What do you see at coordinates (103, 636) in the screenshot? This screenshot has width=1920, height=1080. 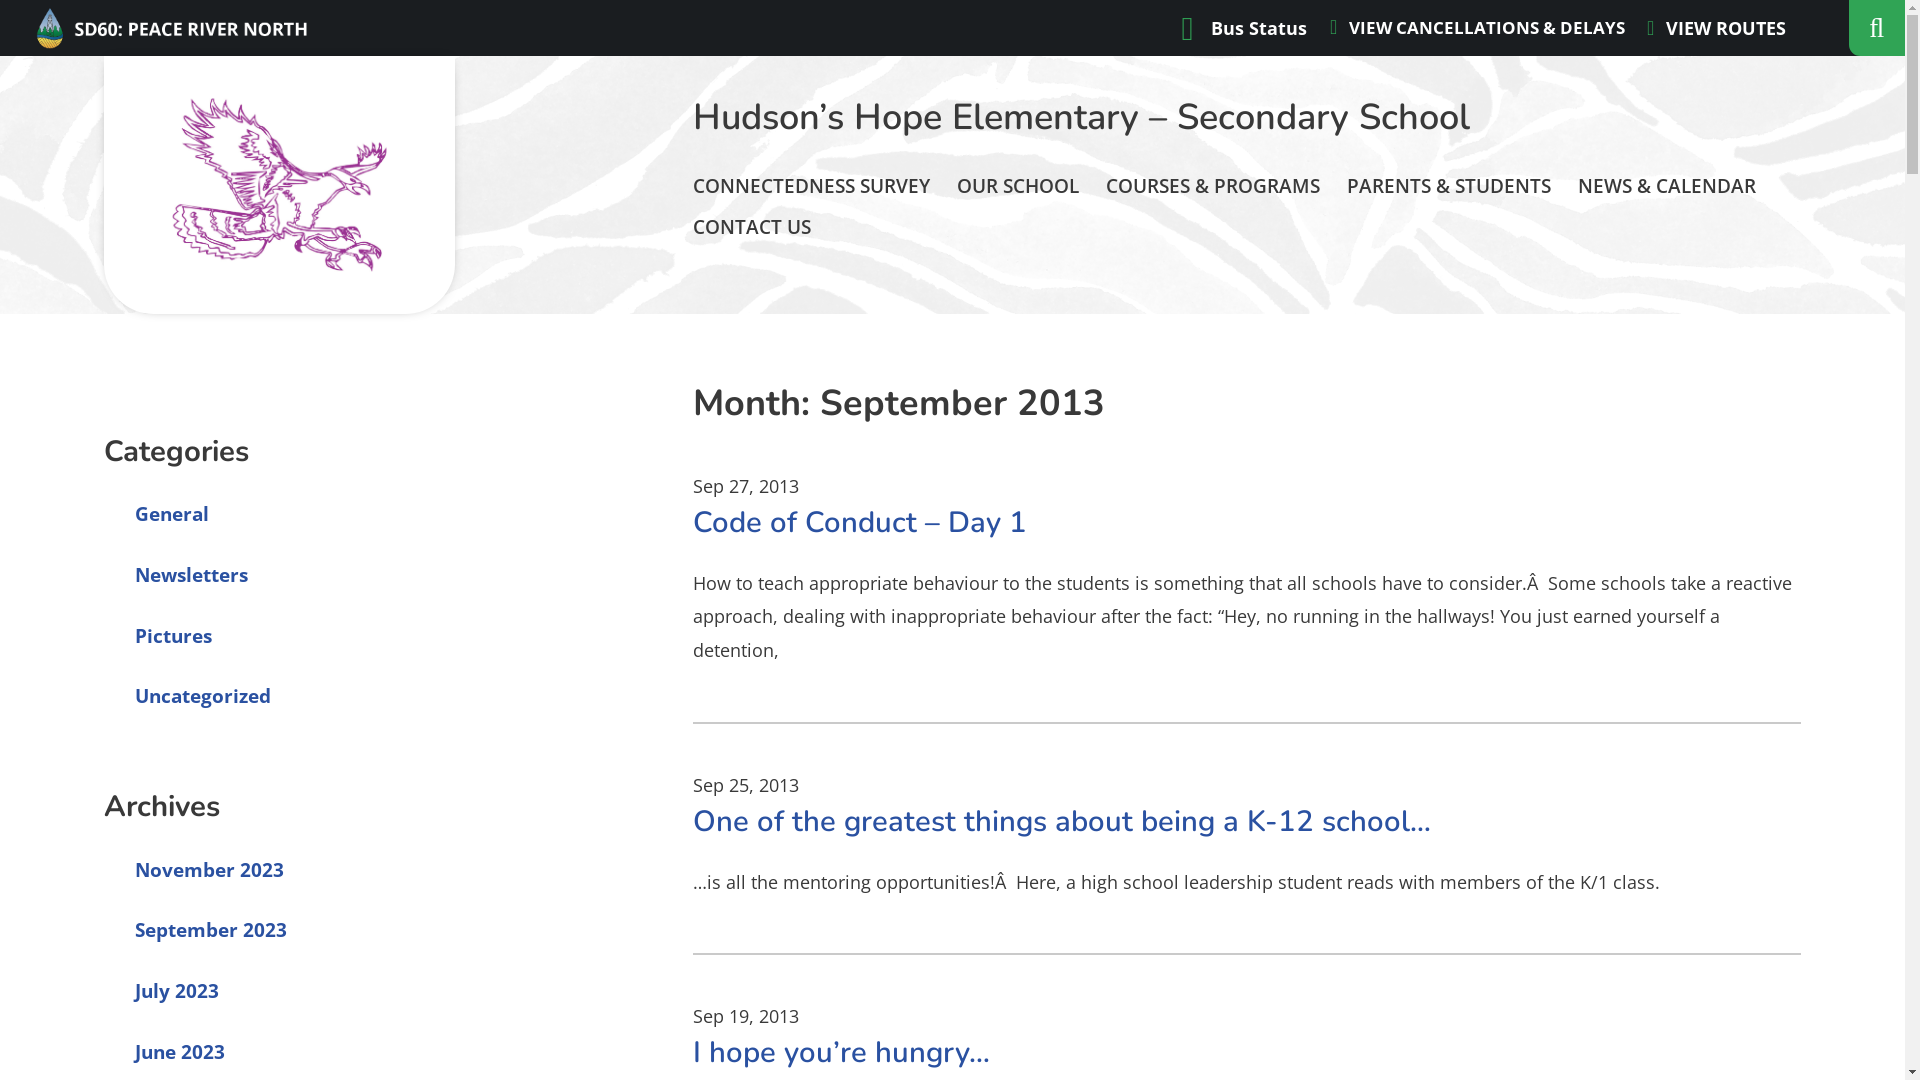 I see `'Pictures'` at bounding box center [103, 636].